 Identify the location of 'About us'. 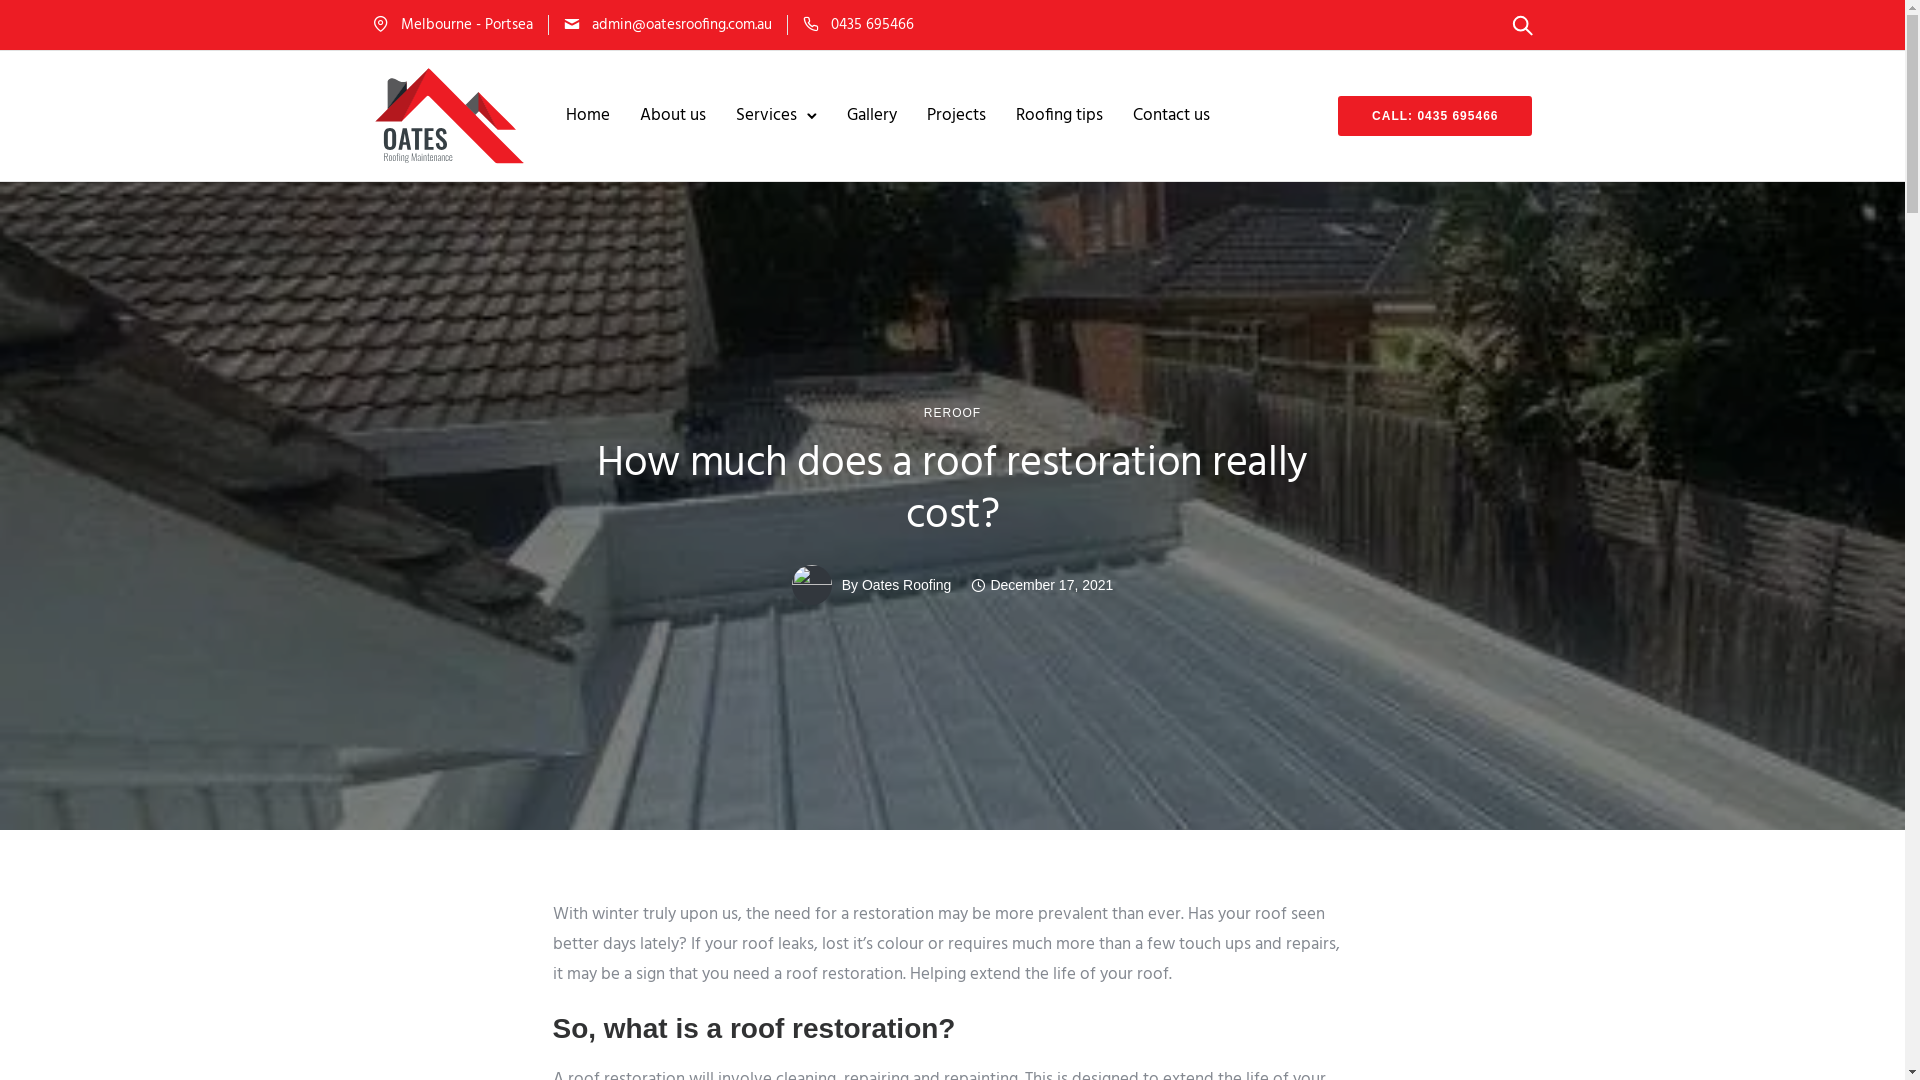
(628, 115).